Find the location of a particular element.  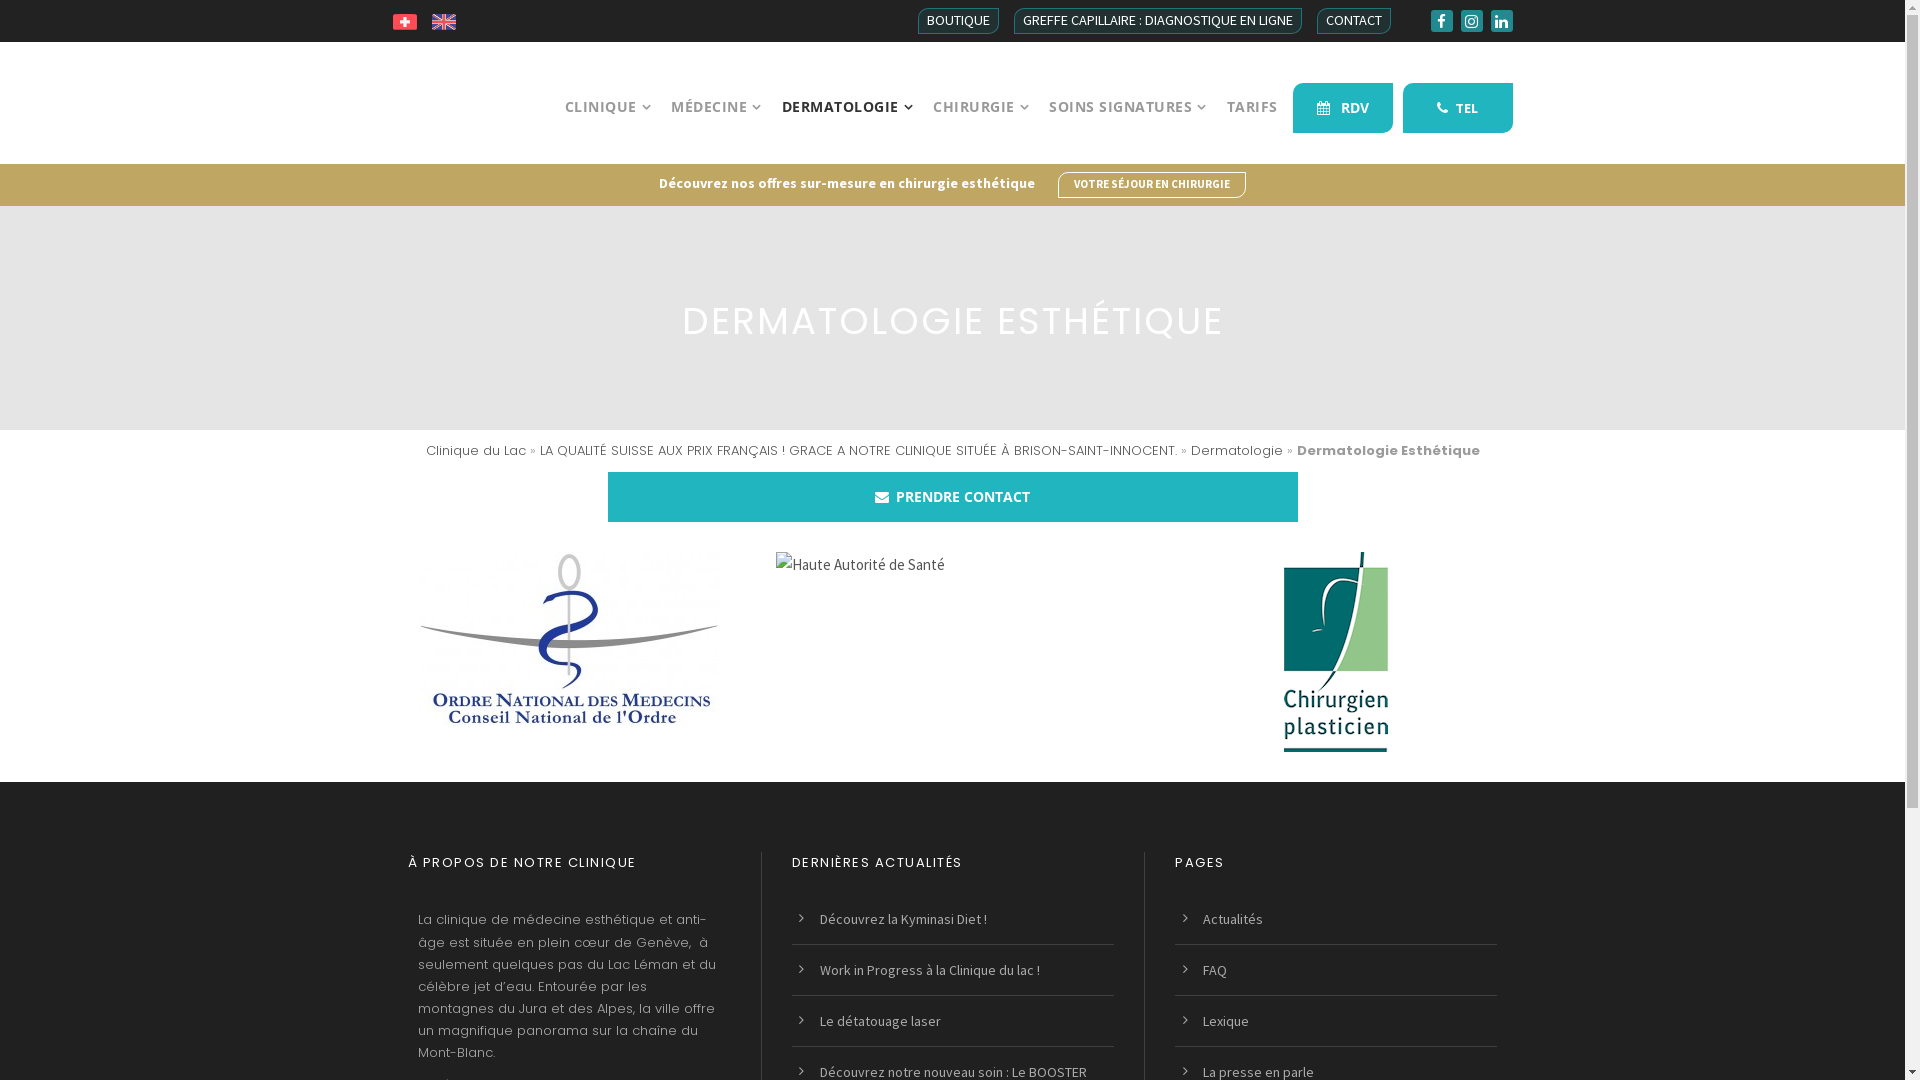

'CHIRURGIE' is located at coordinates (980, 130).